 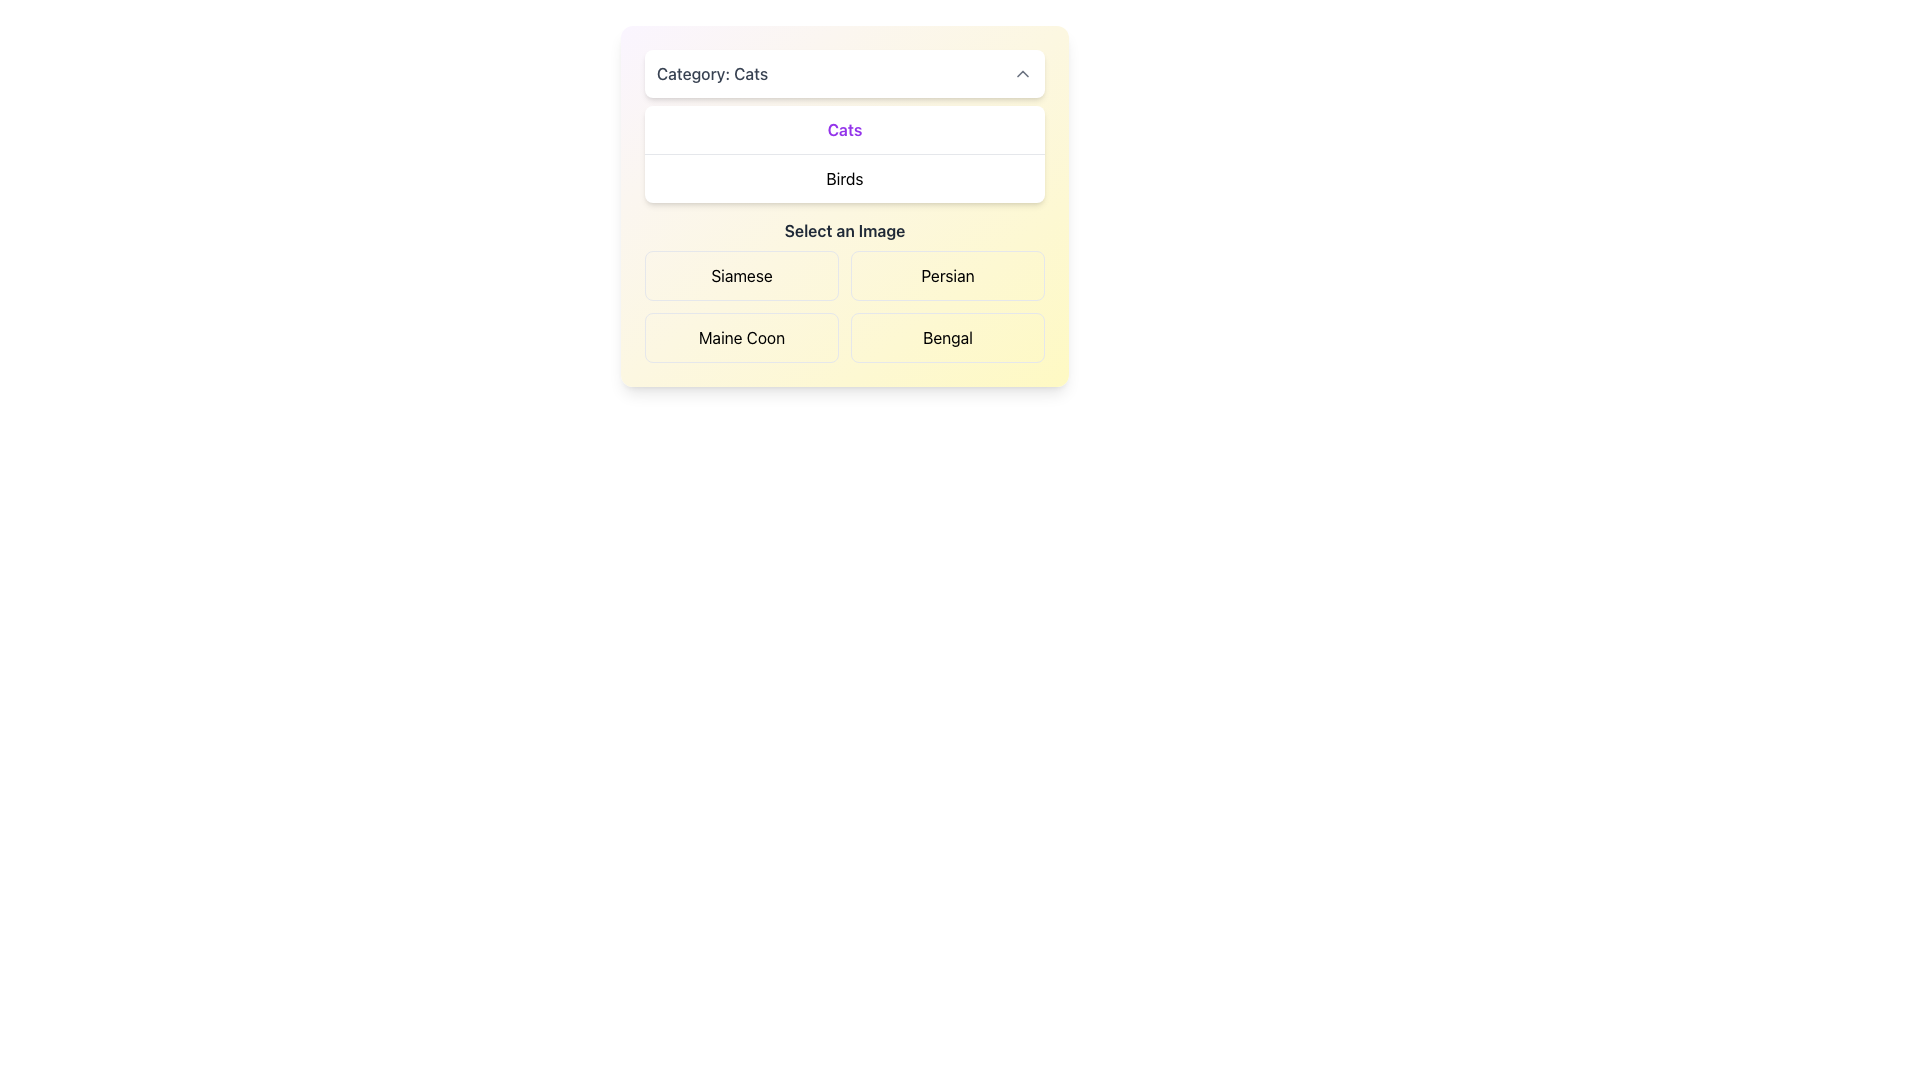 I want to click on the 'Persian' button, which is a rectangular button with rounded corners and a light beige background, located in the top-right cell of a 2x2 grid under the label 'Select an Image', so click(x=947, y=276).